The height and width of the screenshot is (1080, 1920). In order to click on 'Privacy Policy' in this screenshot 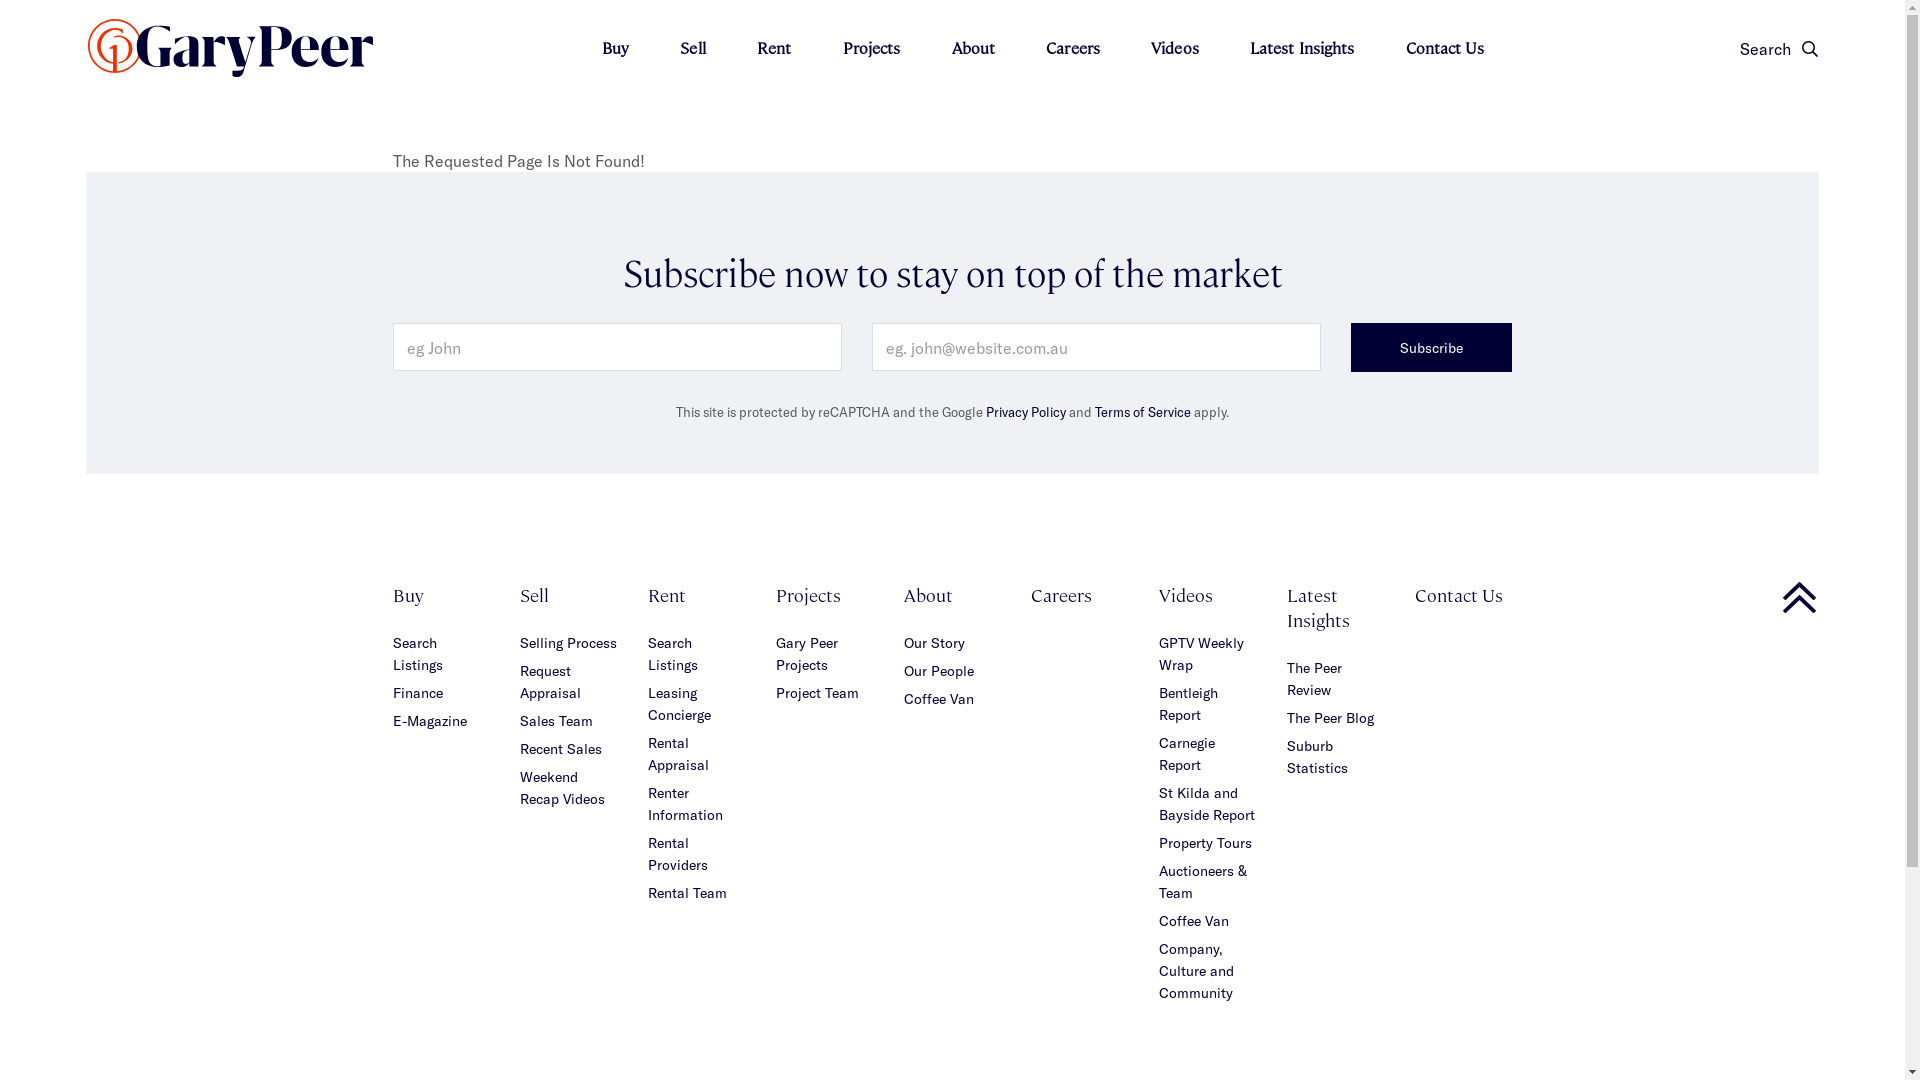, I will do `click(1026, 411)`.